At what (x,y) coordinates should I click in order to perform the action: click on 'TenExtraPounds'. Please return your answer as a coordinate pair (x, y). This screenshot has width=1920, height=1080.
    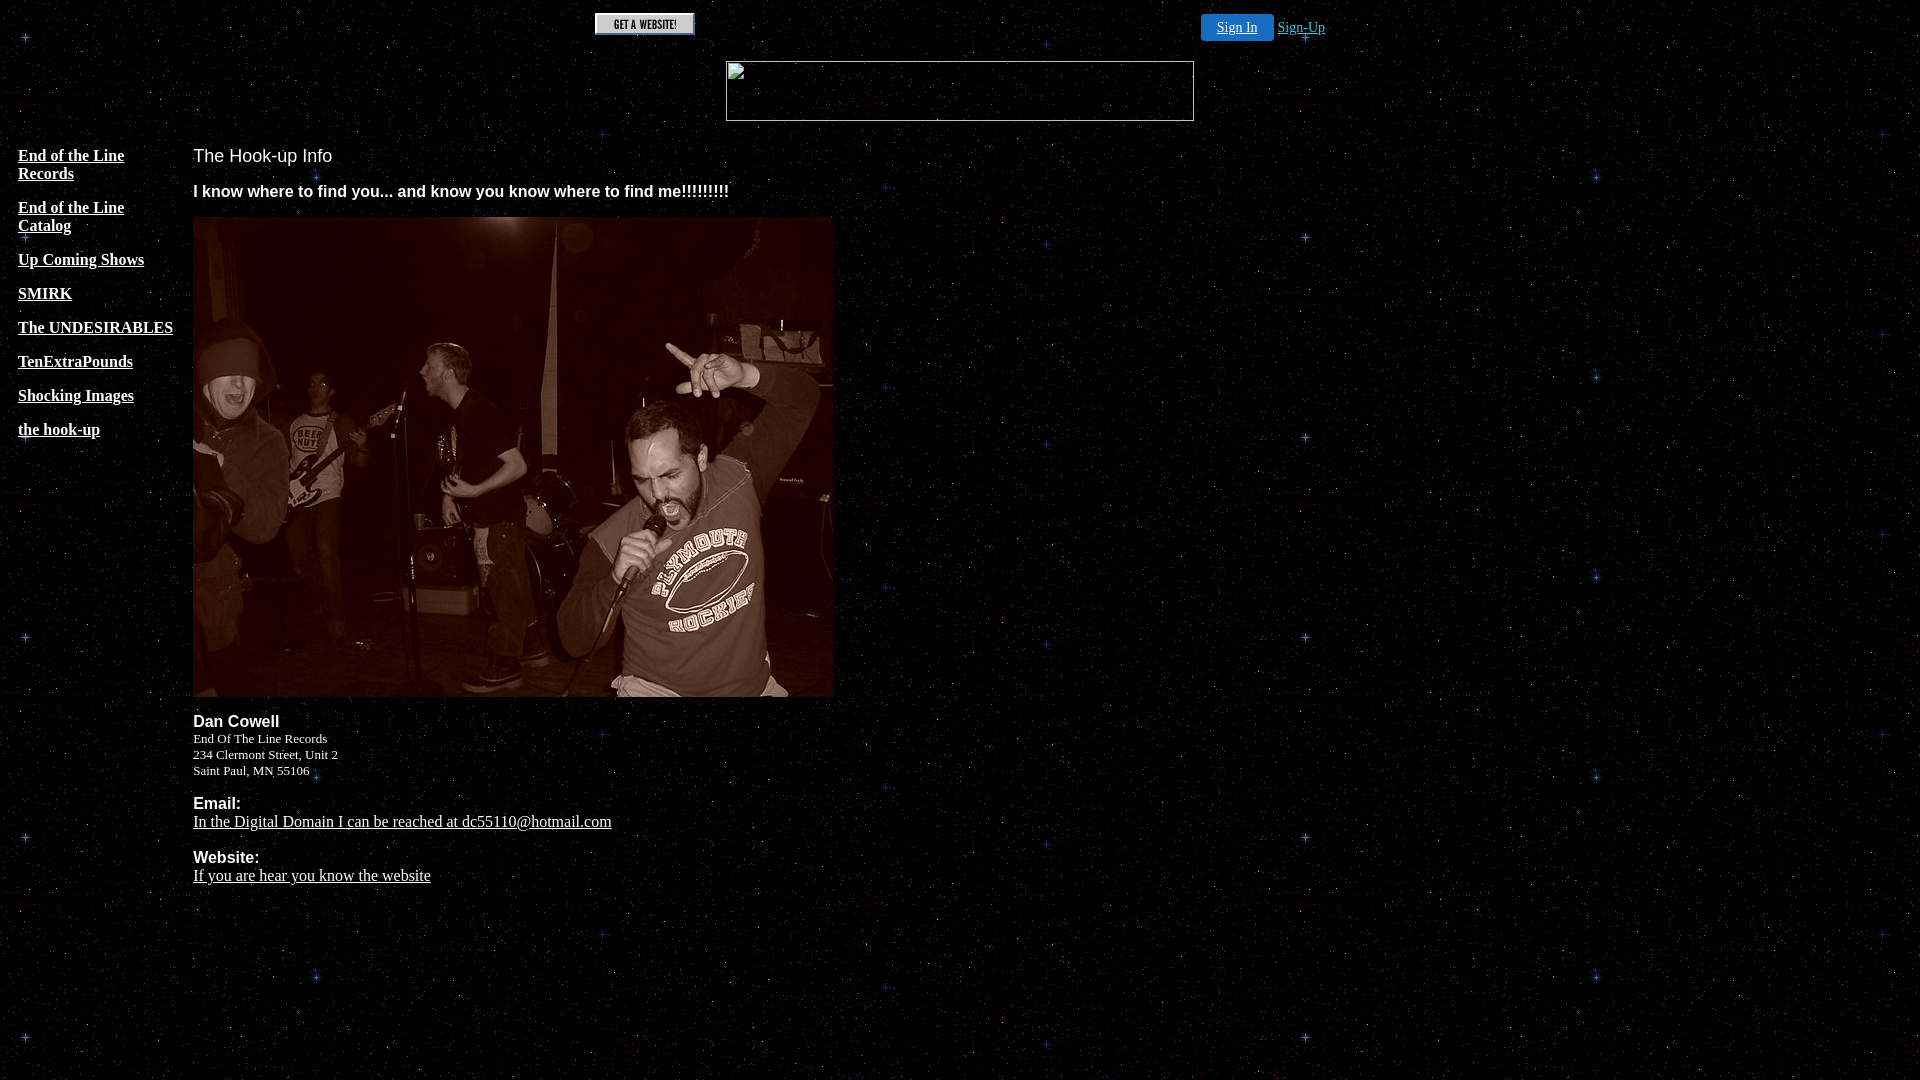
    Looking at the image, I should click on (75, 361).